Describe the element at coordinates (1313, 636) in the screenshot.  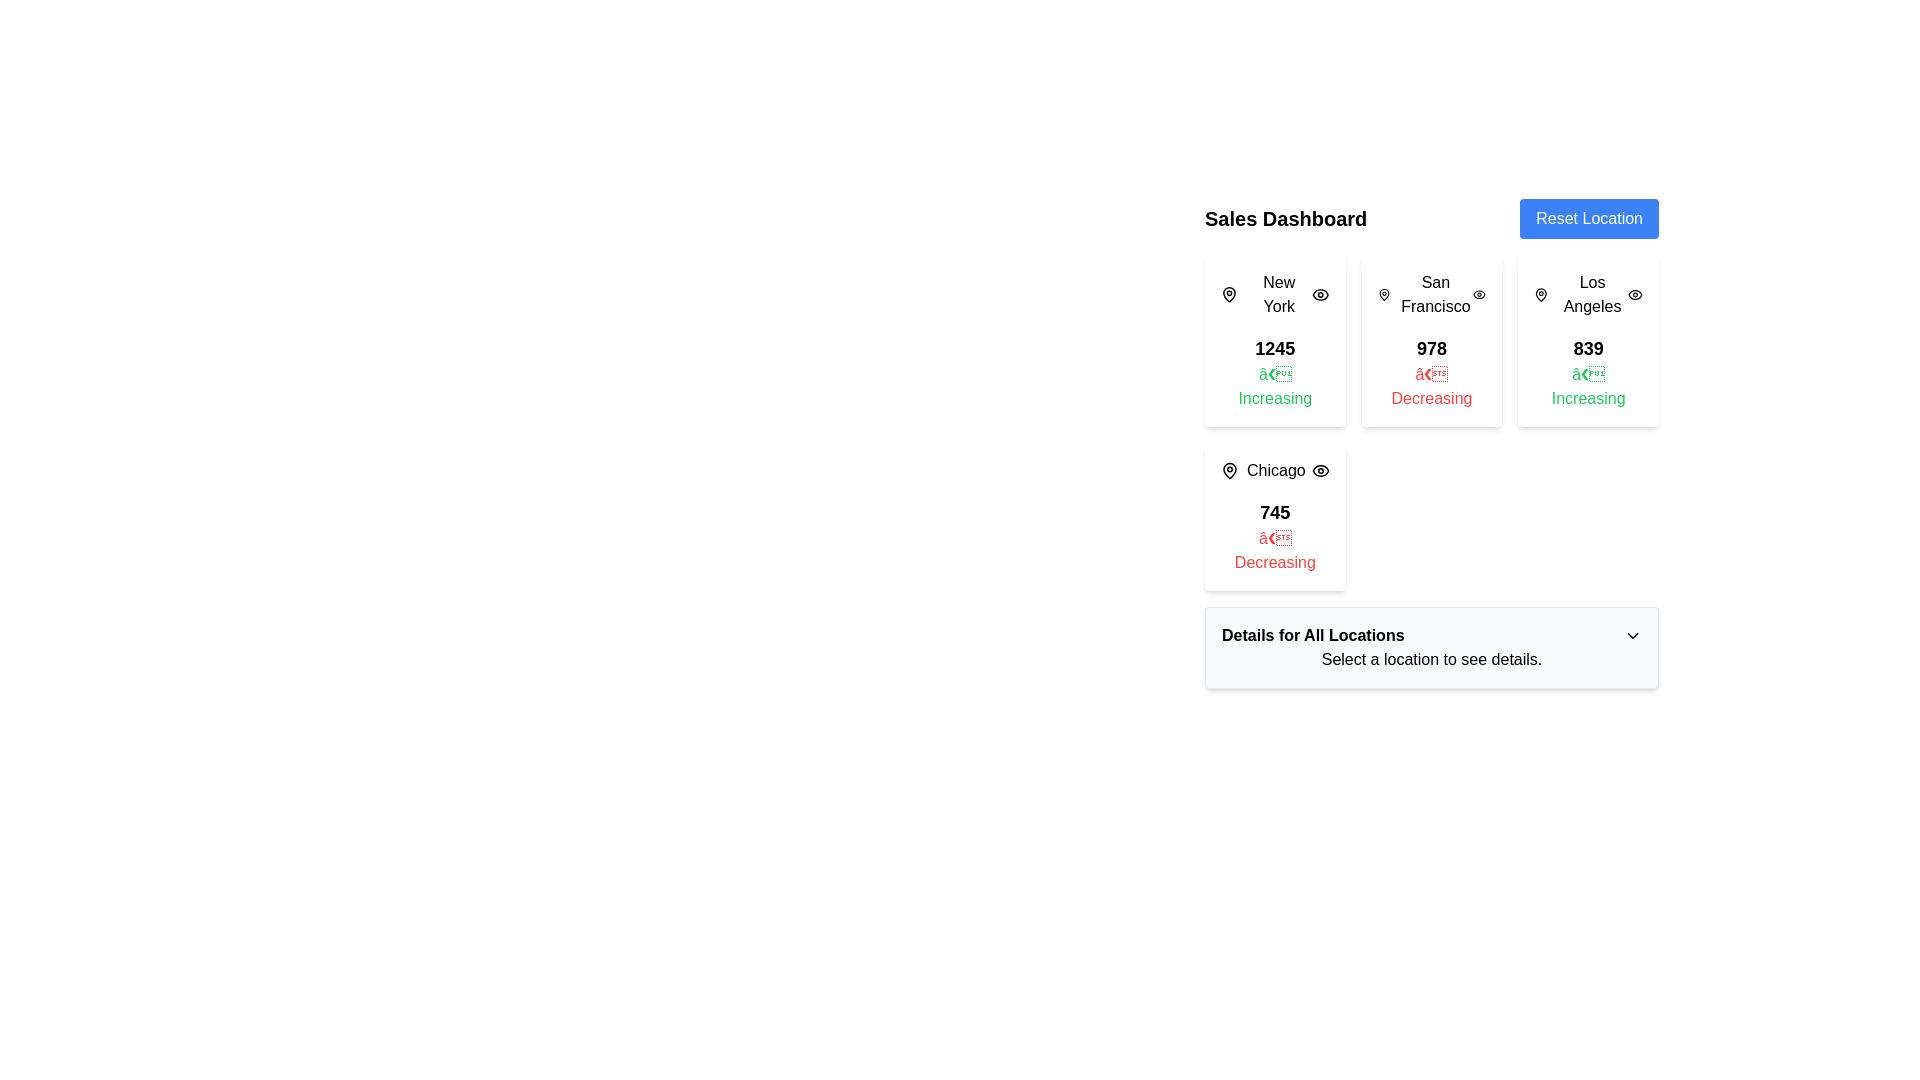
I see `the Text label that serves as a header for the section detailing locations, located near the bottom of the section and preceding an icon on the right-hand side` at that location.